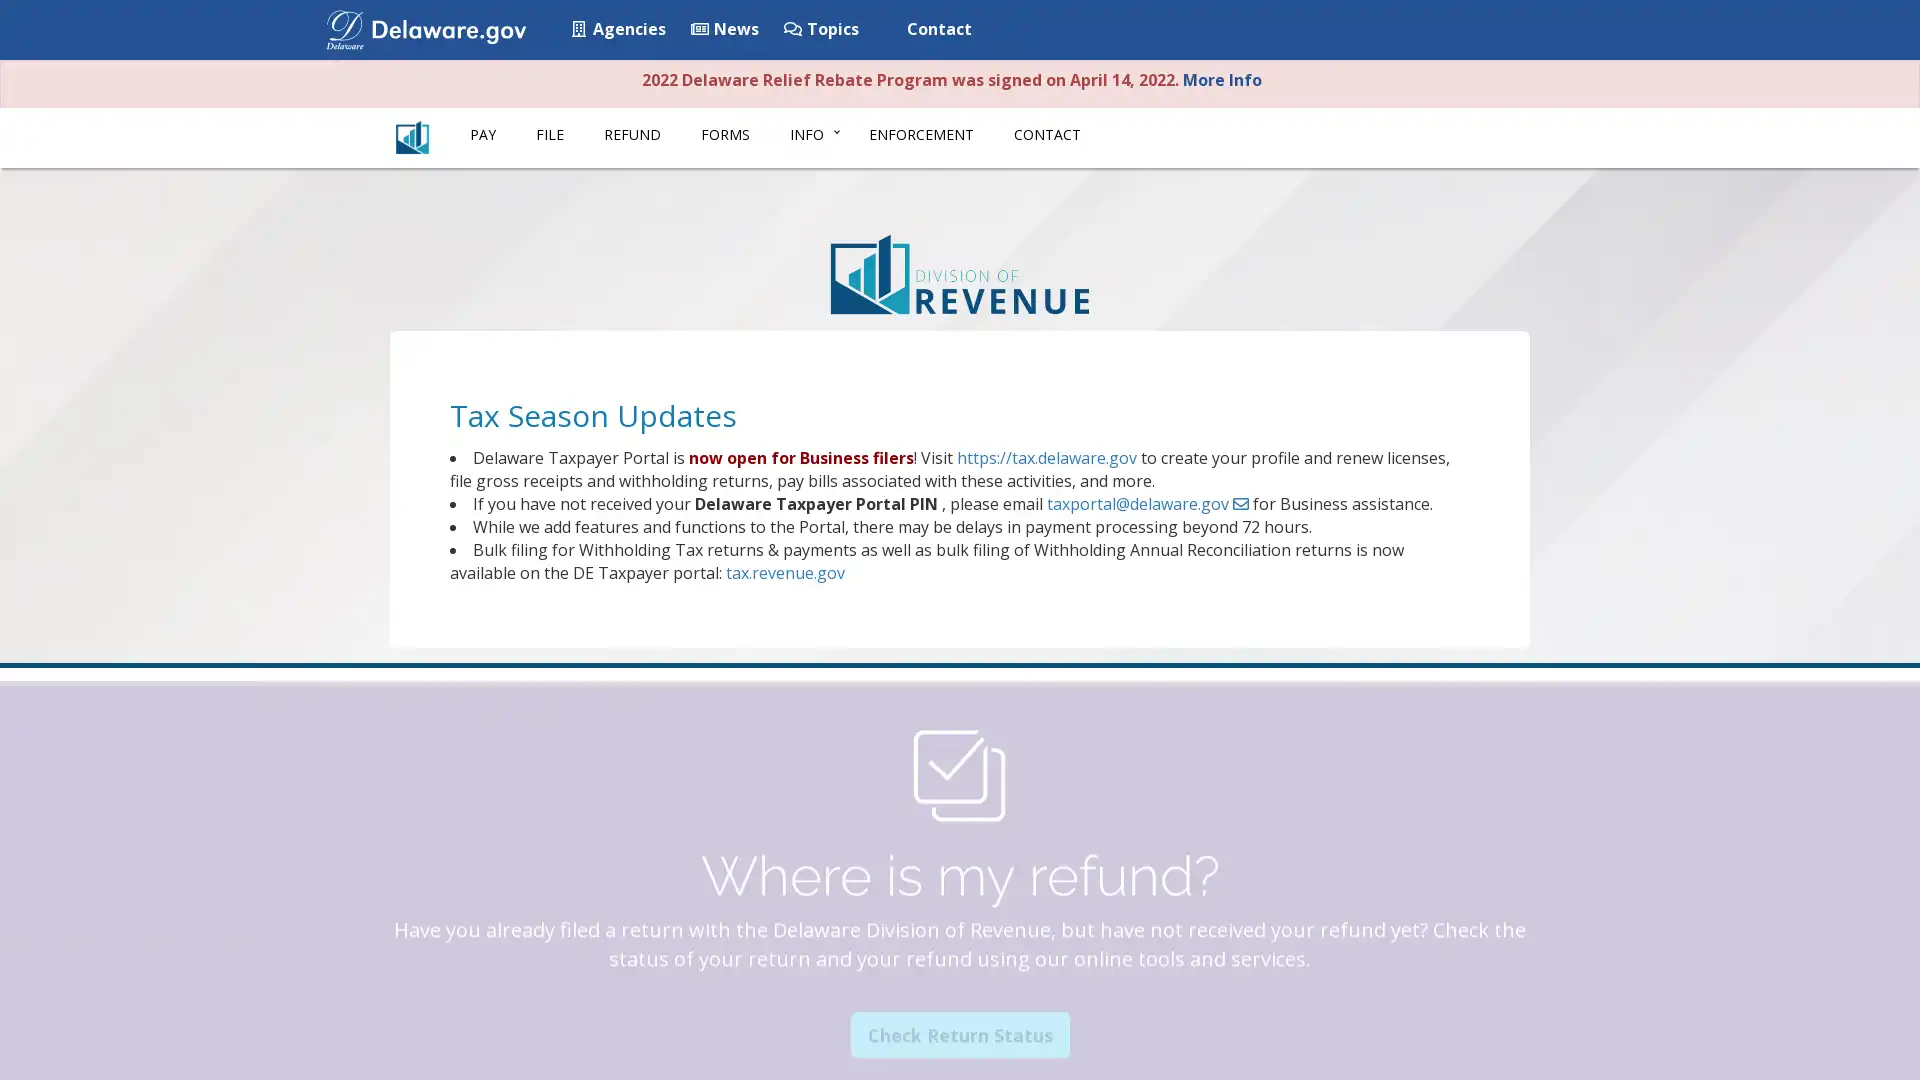 The width and height of the screenshot is (1920, 1080). What do you see at coordinates (1523, 31) in the screenshot?
I see `Submit` at bounding box center [1523, 31].